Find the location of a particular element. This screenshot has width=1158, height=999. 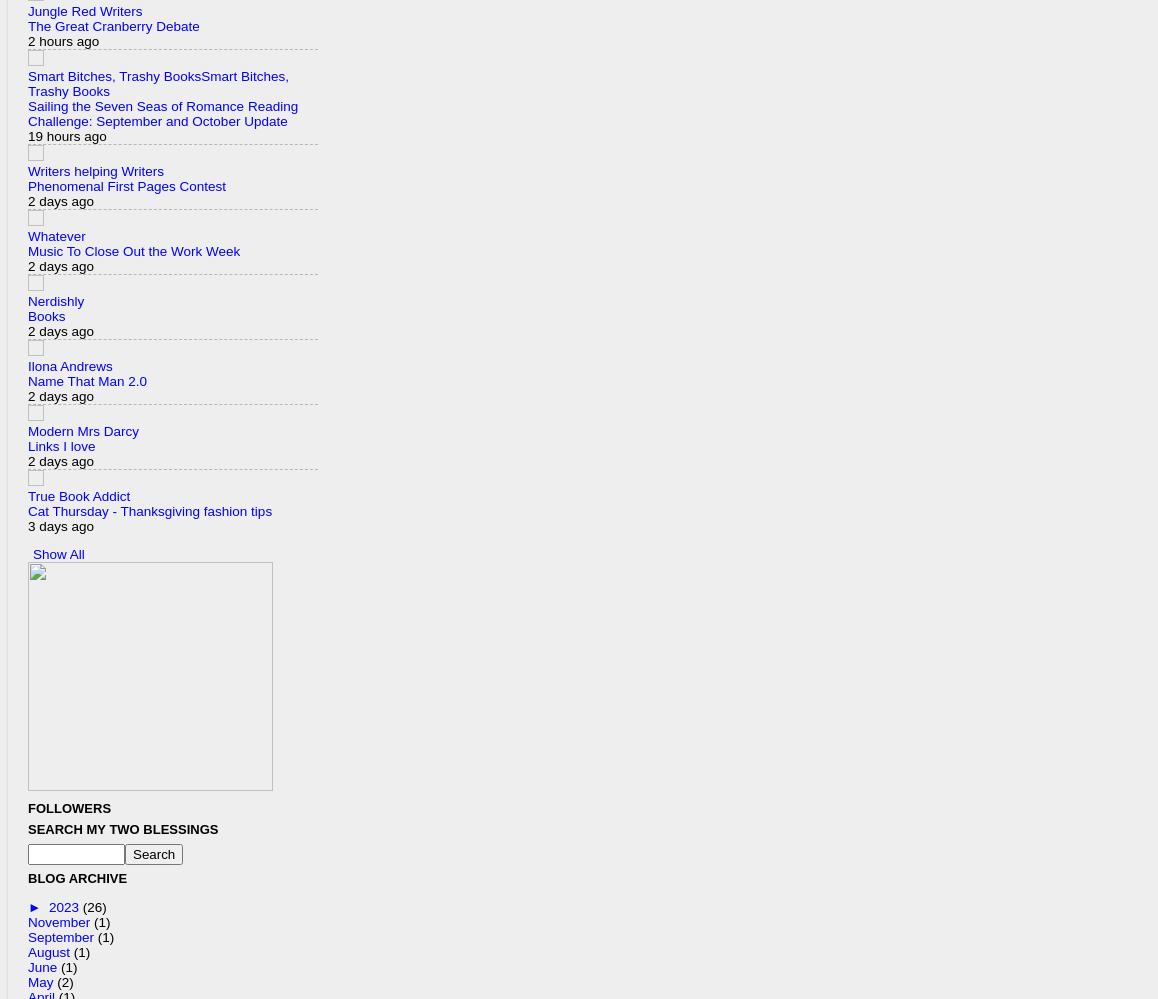

'Writers helping Writers' is located at coordinates (95, 169).